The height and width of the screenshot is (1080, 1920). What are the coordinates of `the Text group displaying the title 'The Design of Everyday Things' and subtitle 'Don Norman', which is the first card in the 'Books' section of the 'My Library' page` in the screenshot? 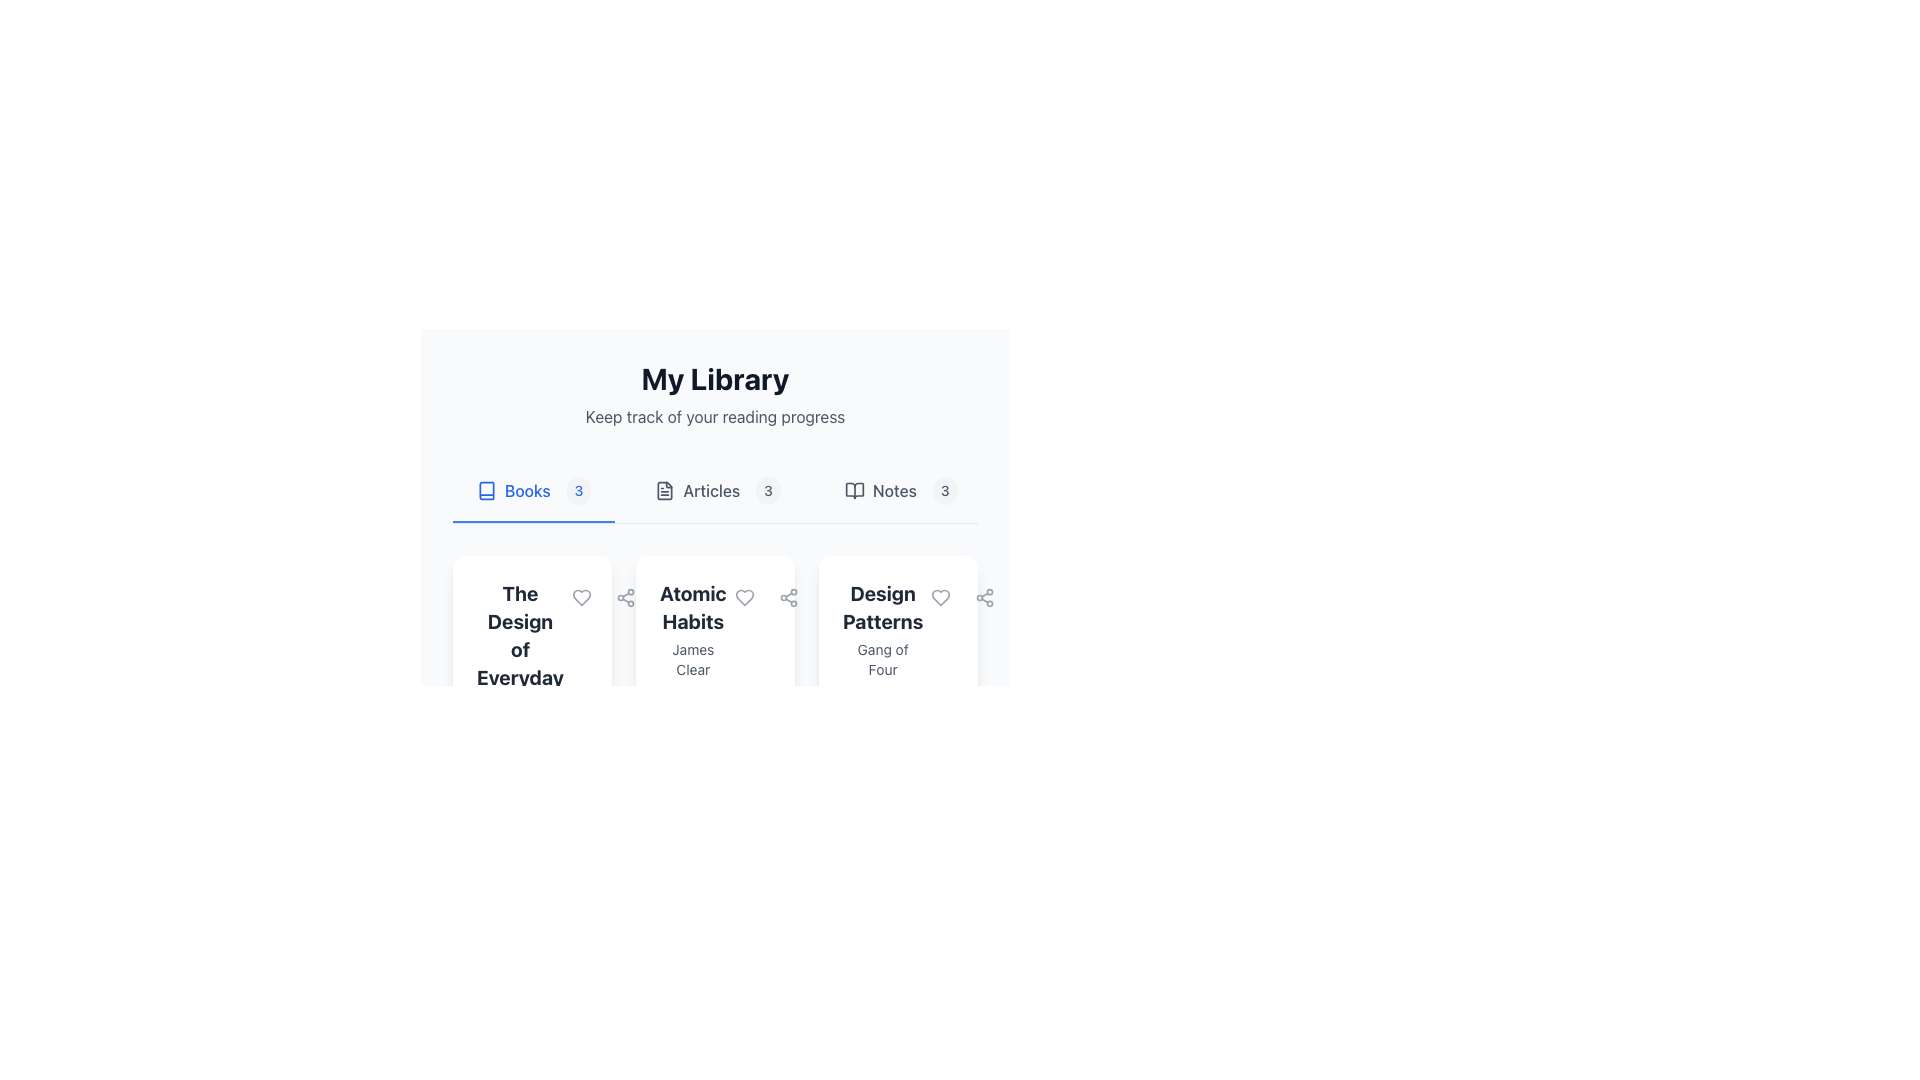 It's located at (520, 662).